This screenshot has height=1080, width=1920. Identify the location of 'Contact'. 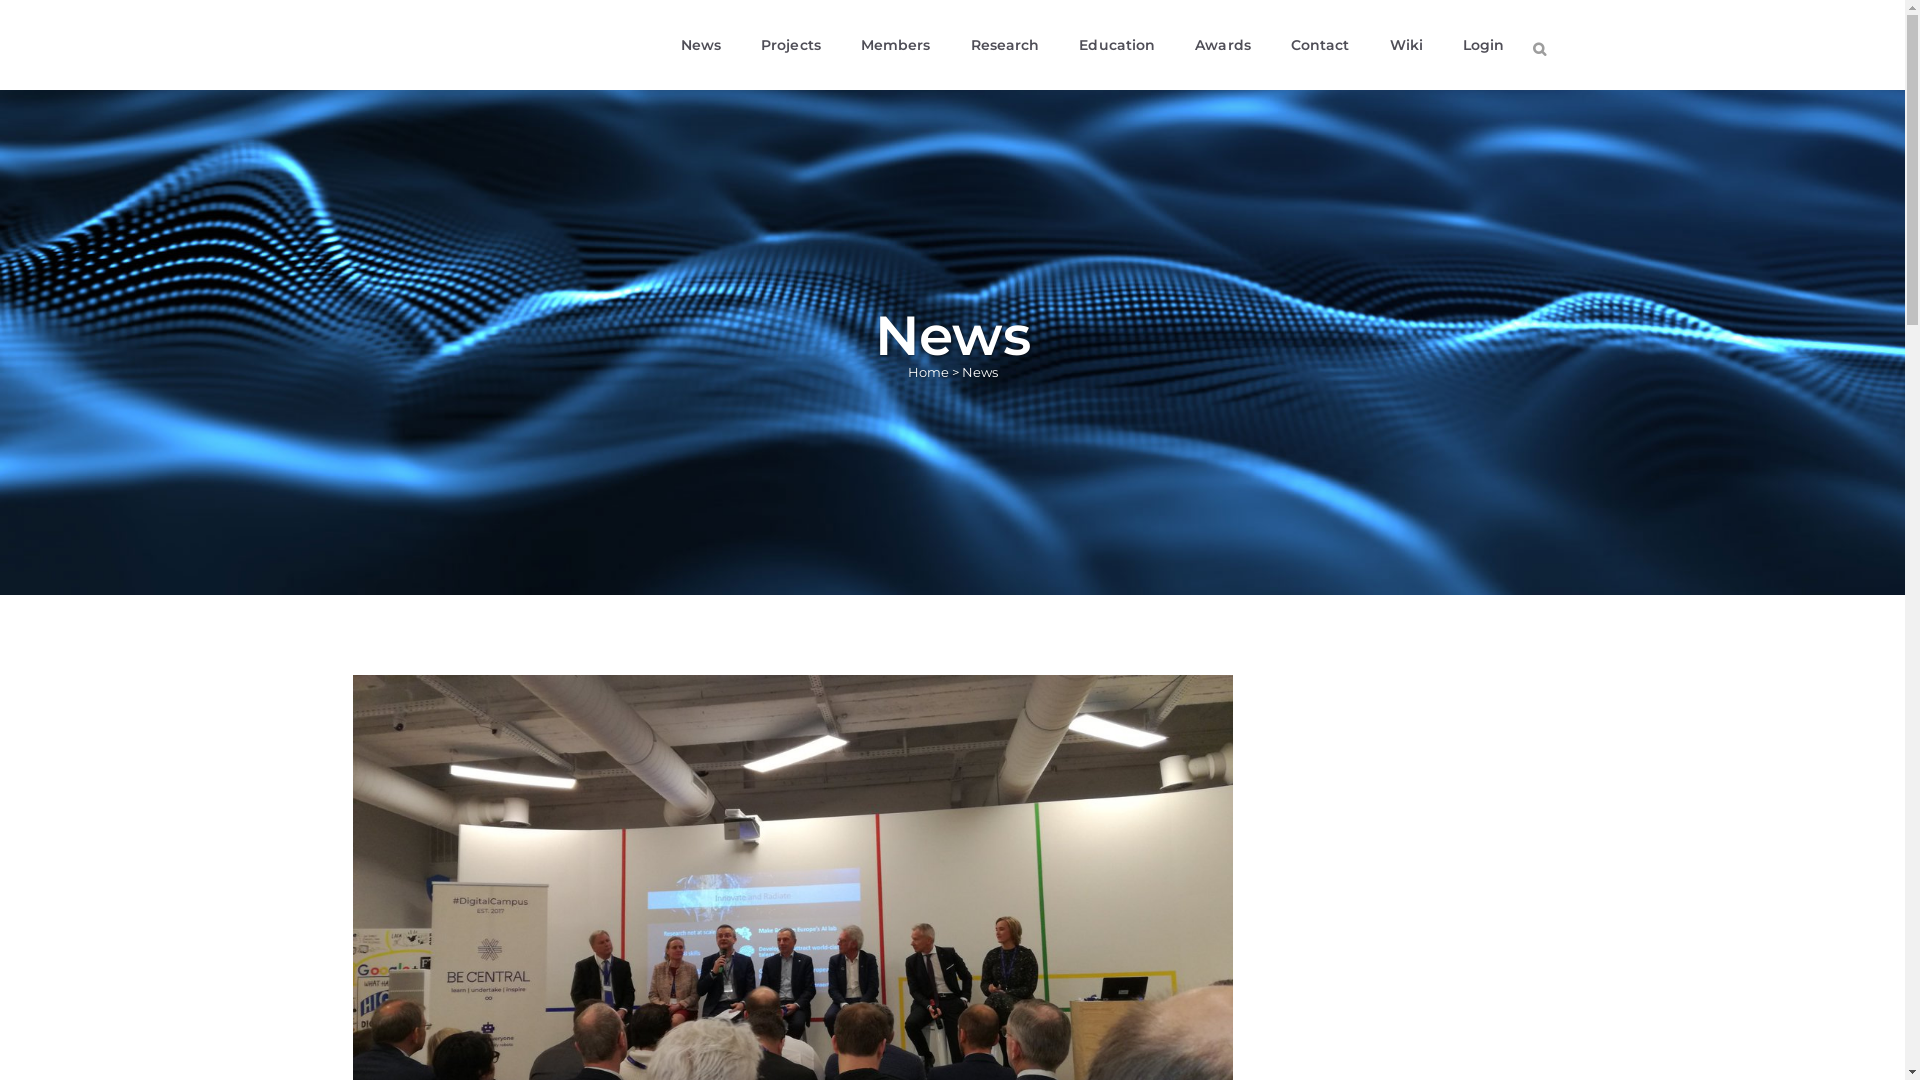
(1320, 45).